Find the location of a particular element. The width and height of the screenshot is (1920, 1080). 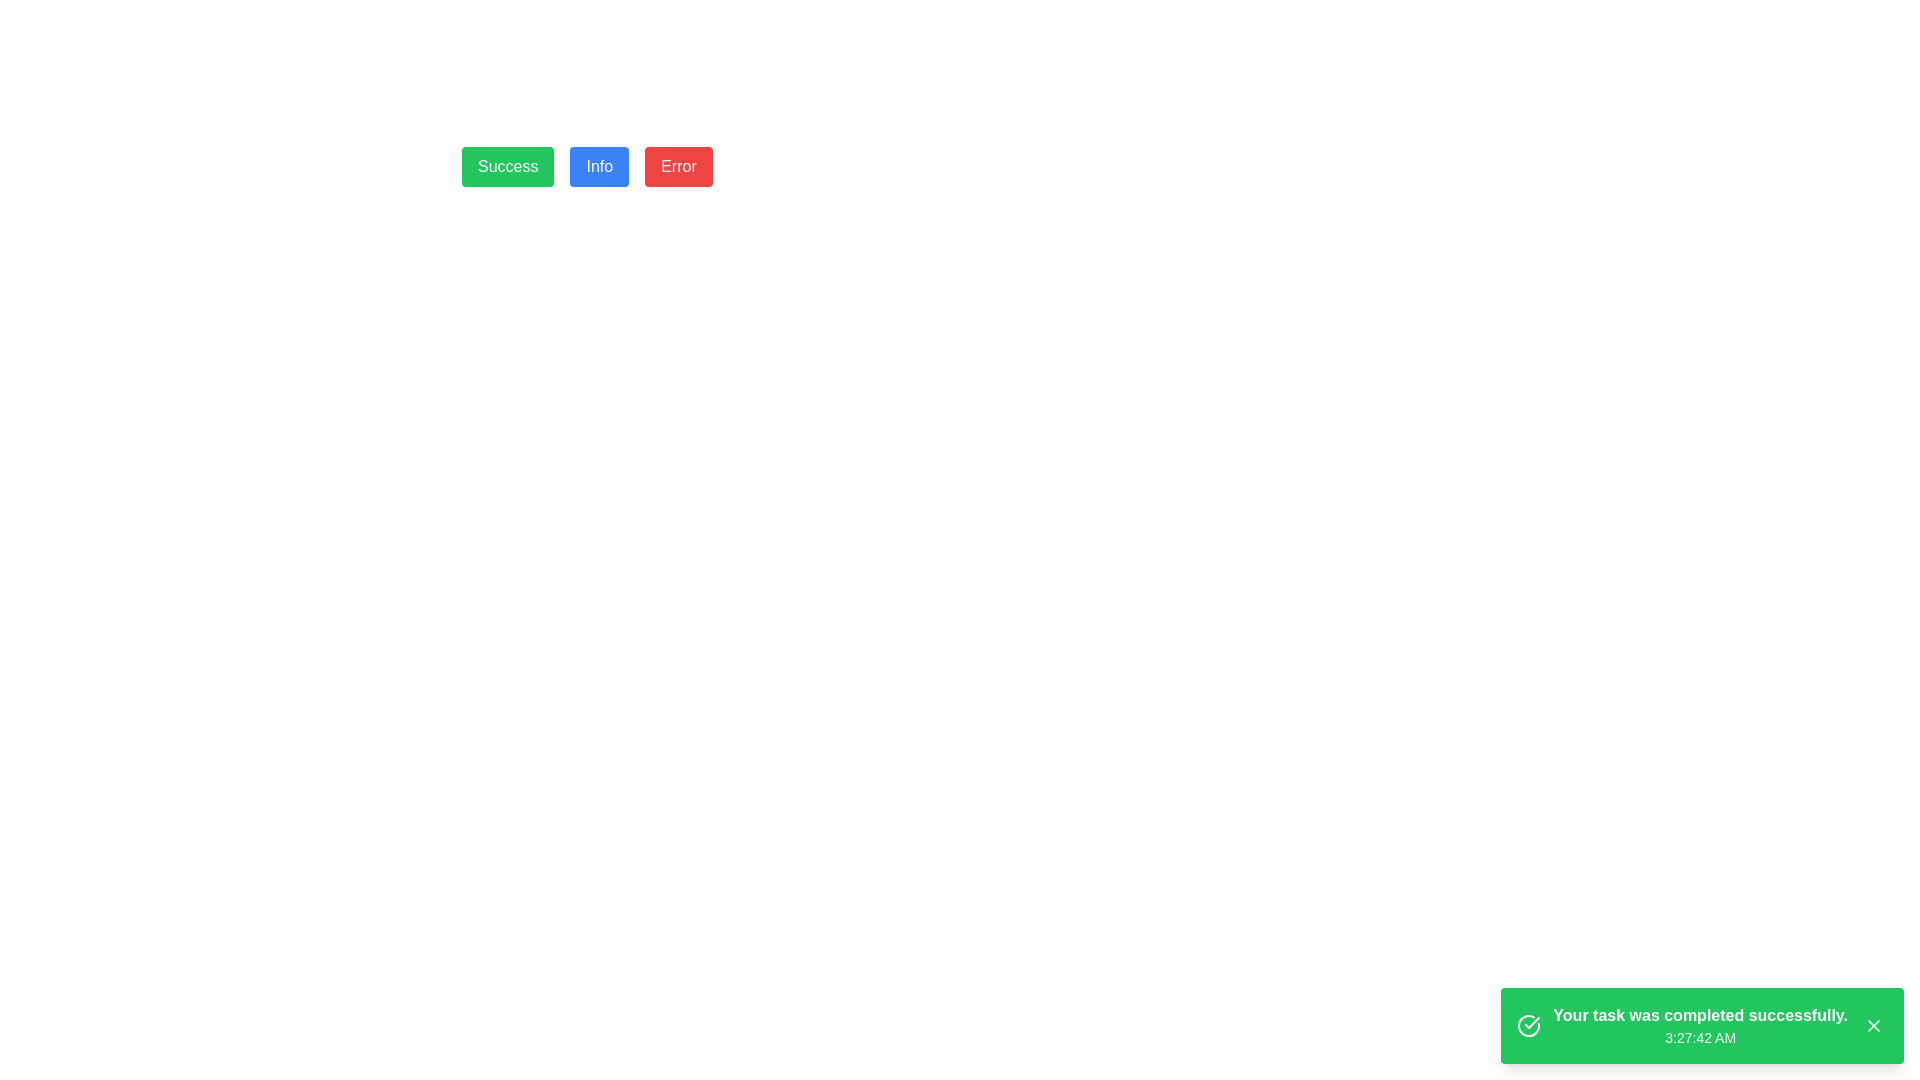

the 'Error' button, which is the third button in a horizontal row of three buttons labeled 'Success', 'Info', and 'Error' is located at coordinates (678, 165).